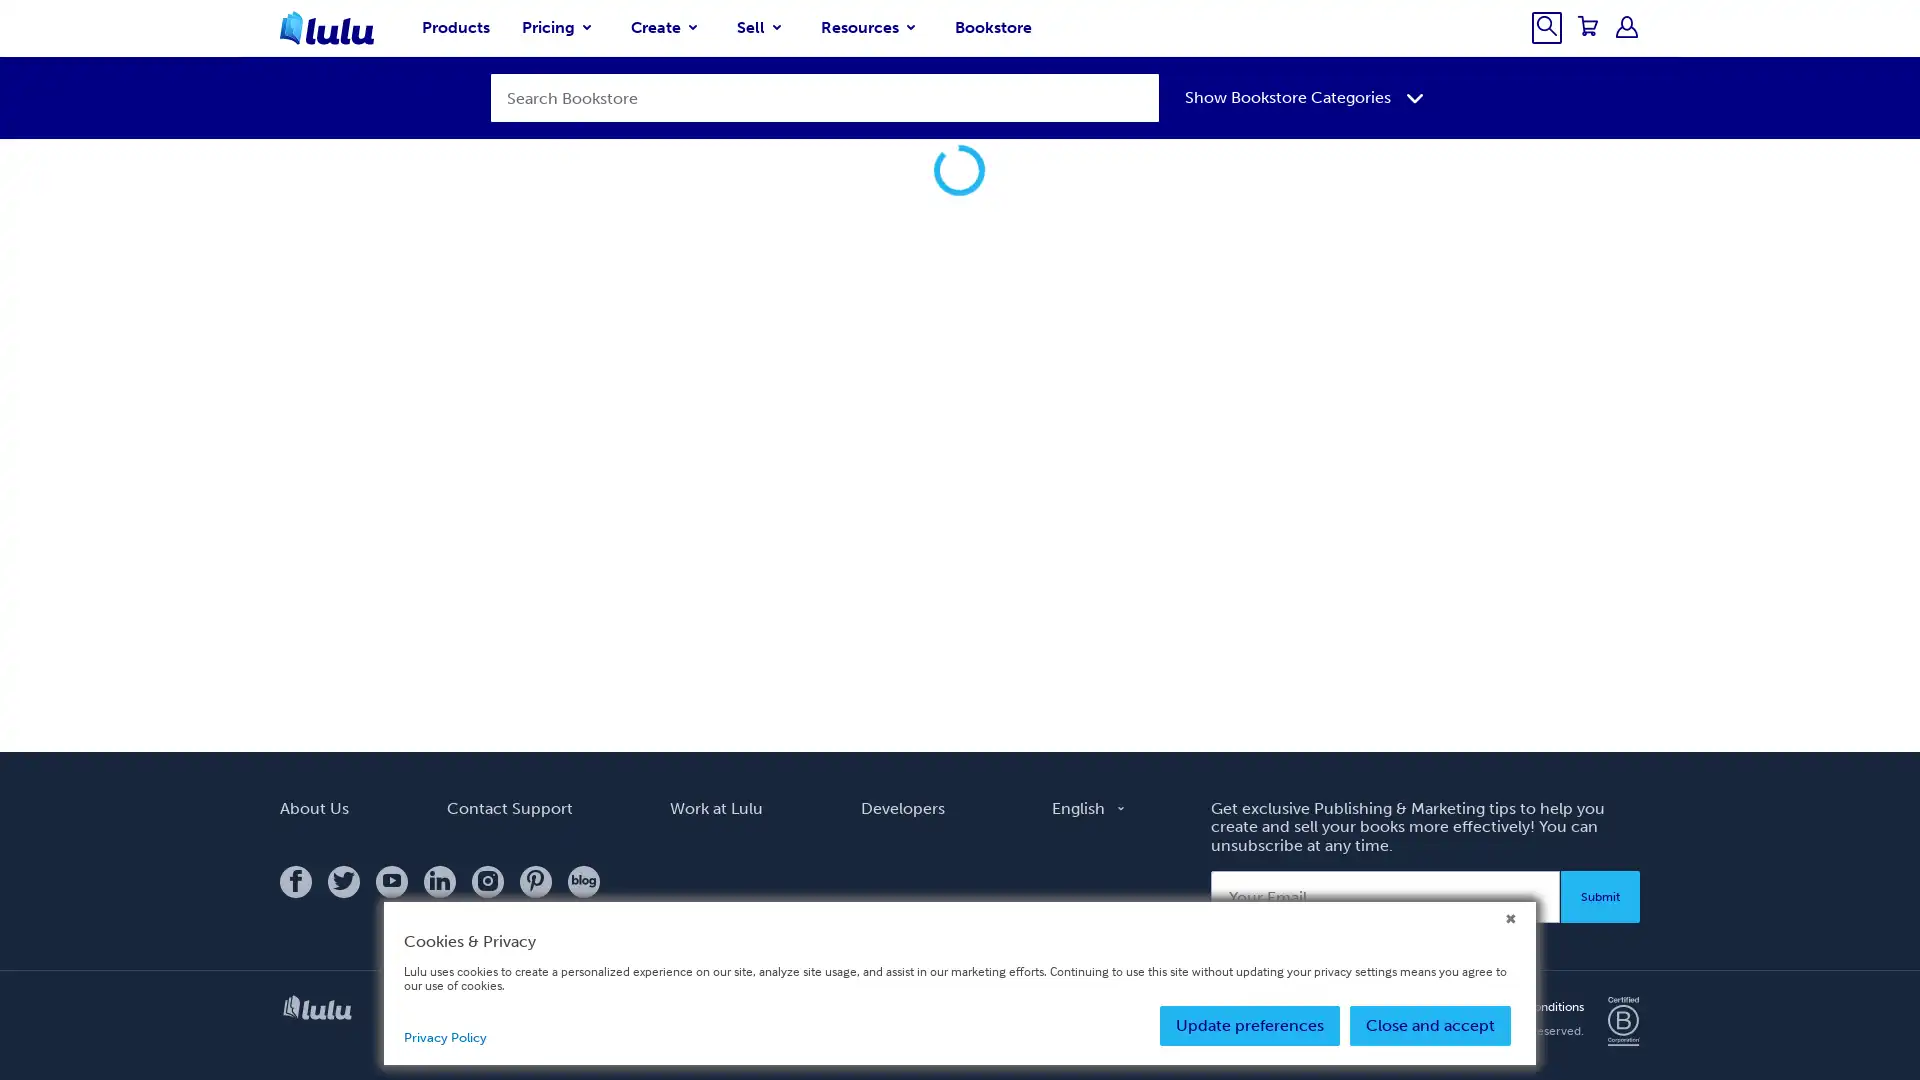 This screenshot has width=1920, height=1080. Describe the element at coordinates (1571, 612) in the screenshot. I see `Next page` at that location.